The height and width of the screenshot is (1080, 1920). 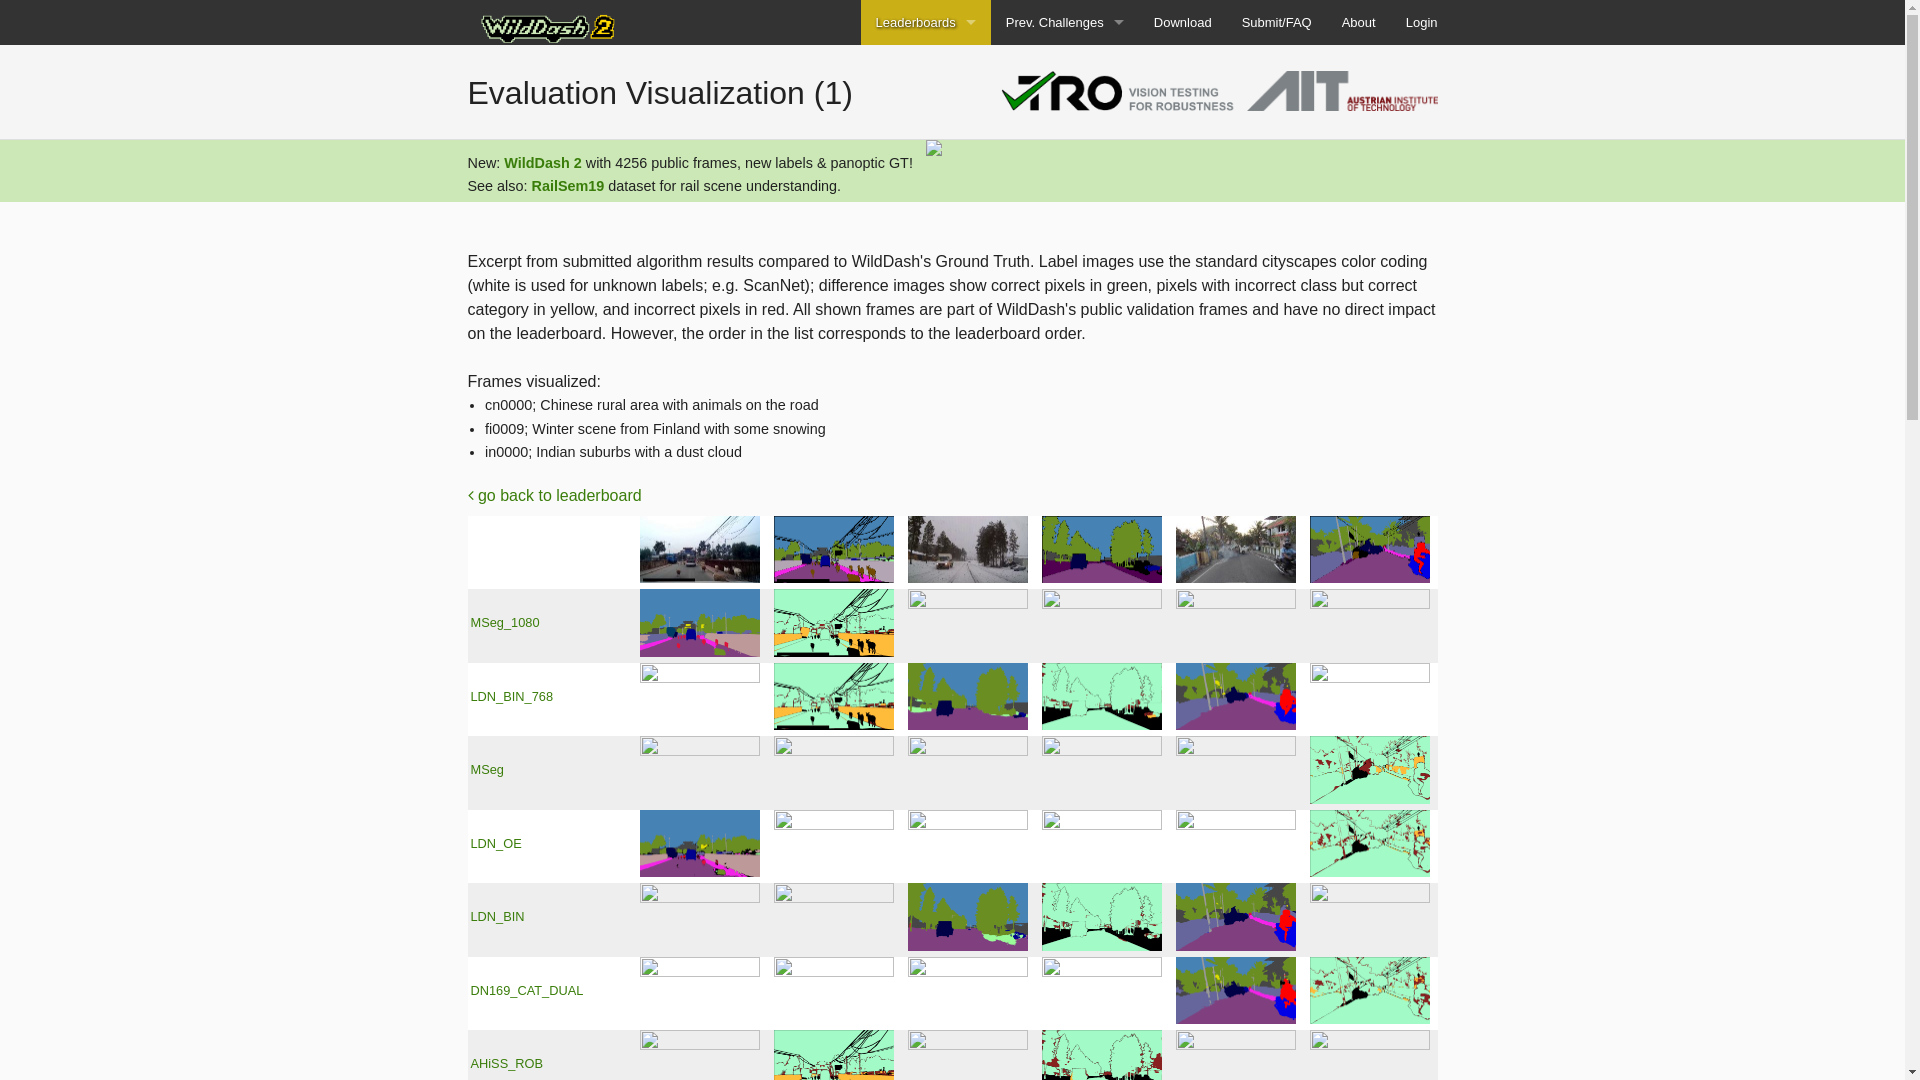 I want to click on 'About', so click(x=1358, y=22).